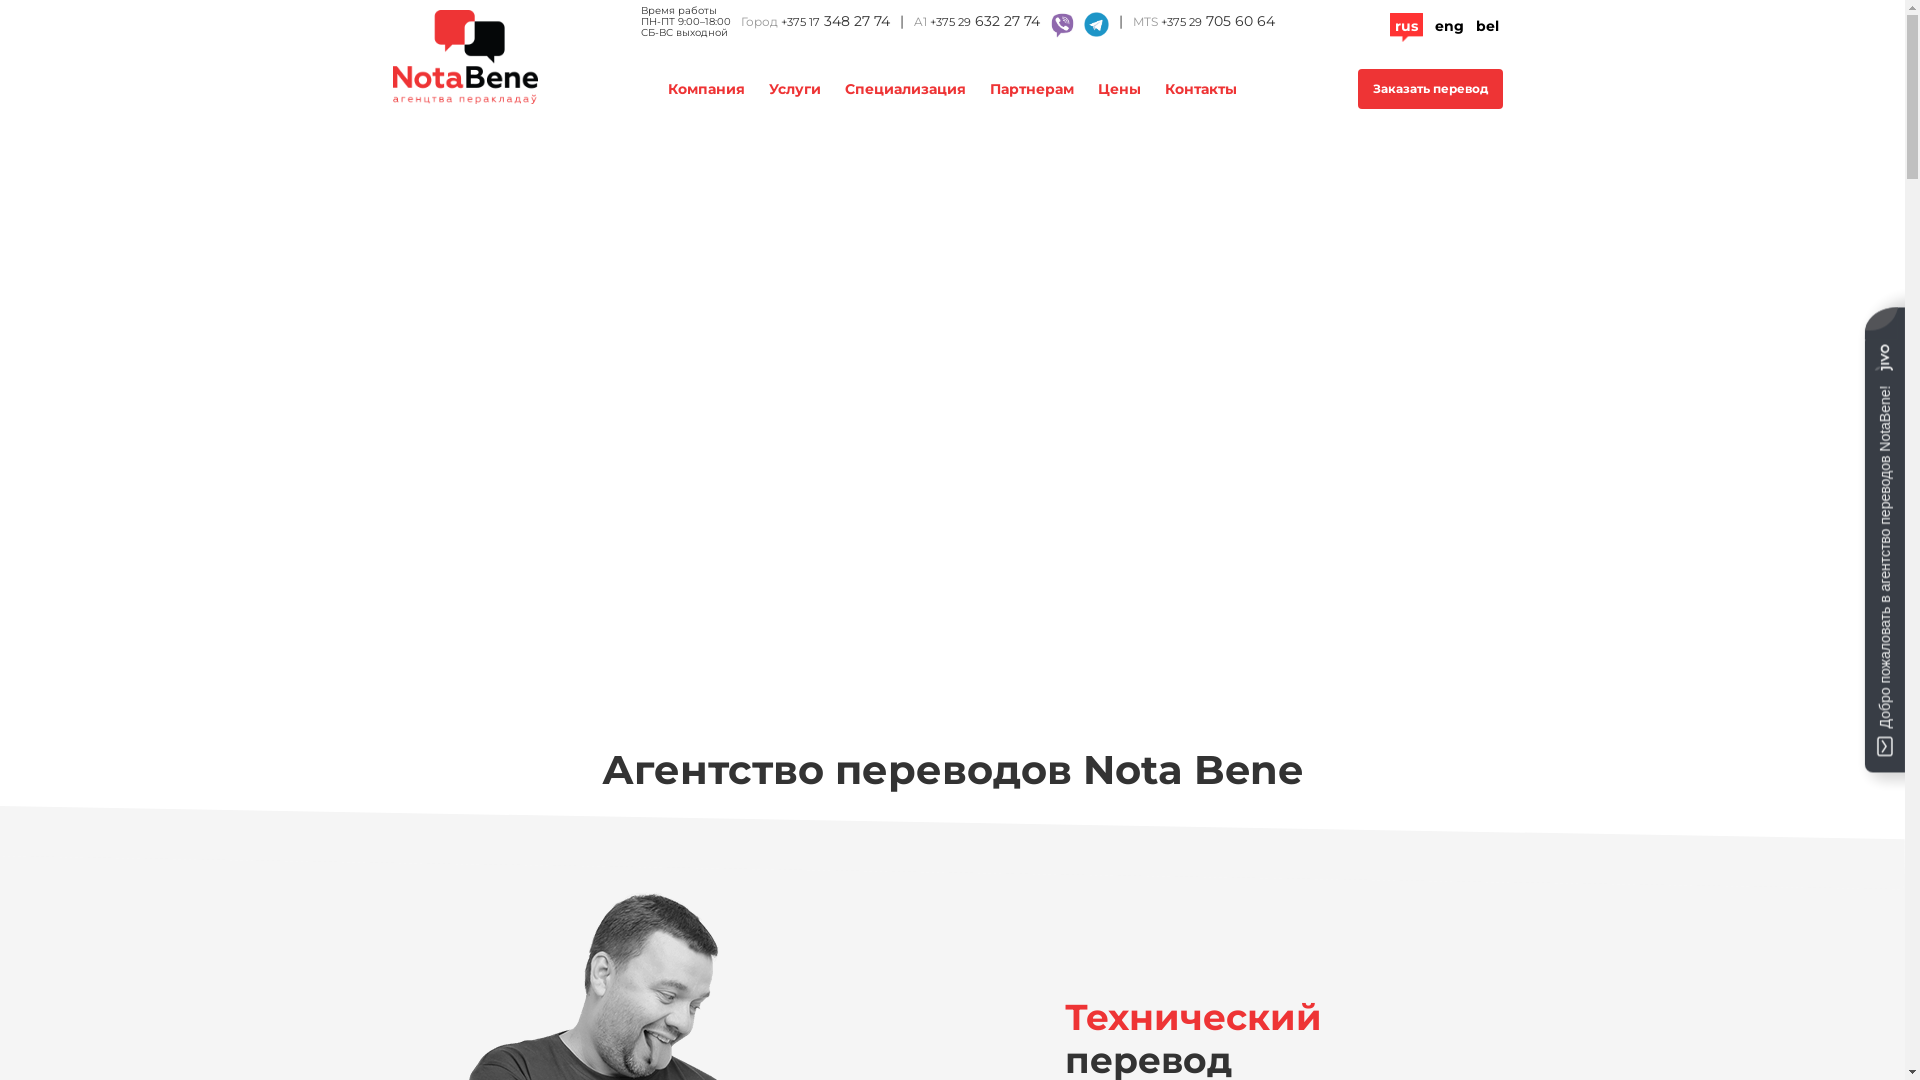 This screenshot has height=1080, width=1920. What do you see at coordinates (1216, 22) in the screenshot?
I see `'+375 29 705 60 64'` at bounding box center [1216, 22].